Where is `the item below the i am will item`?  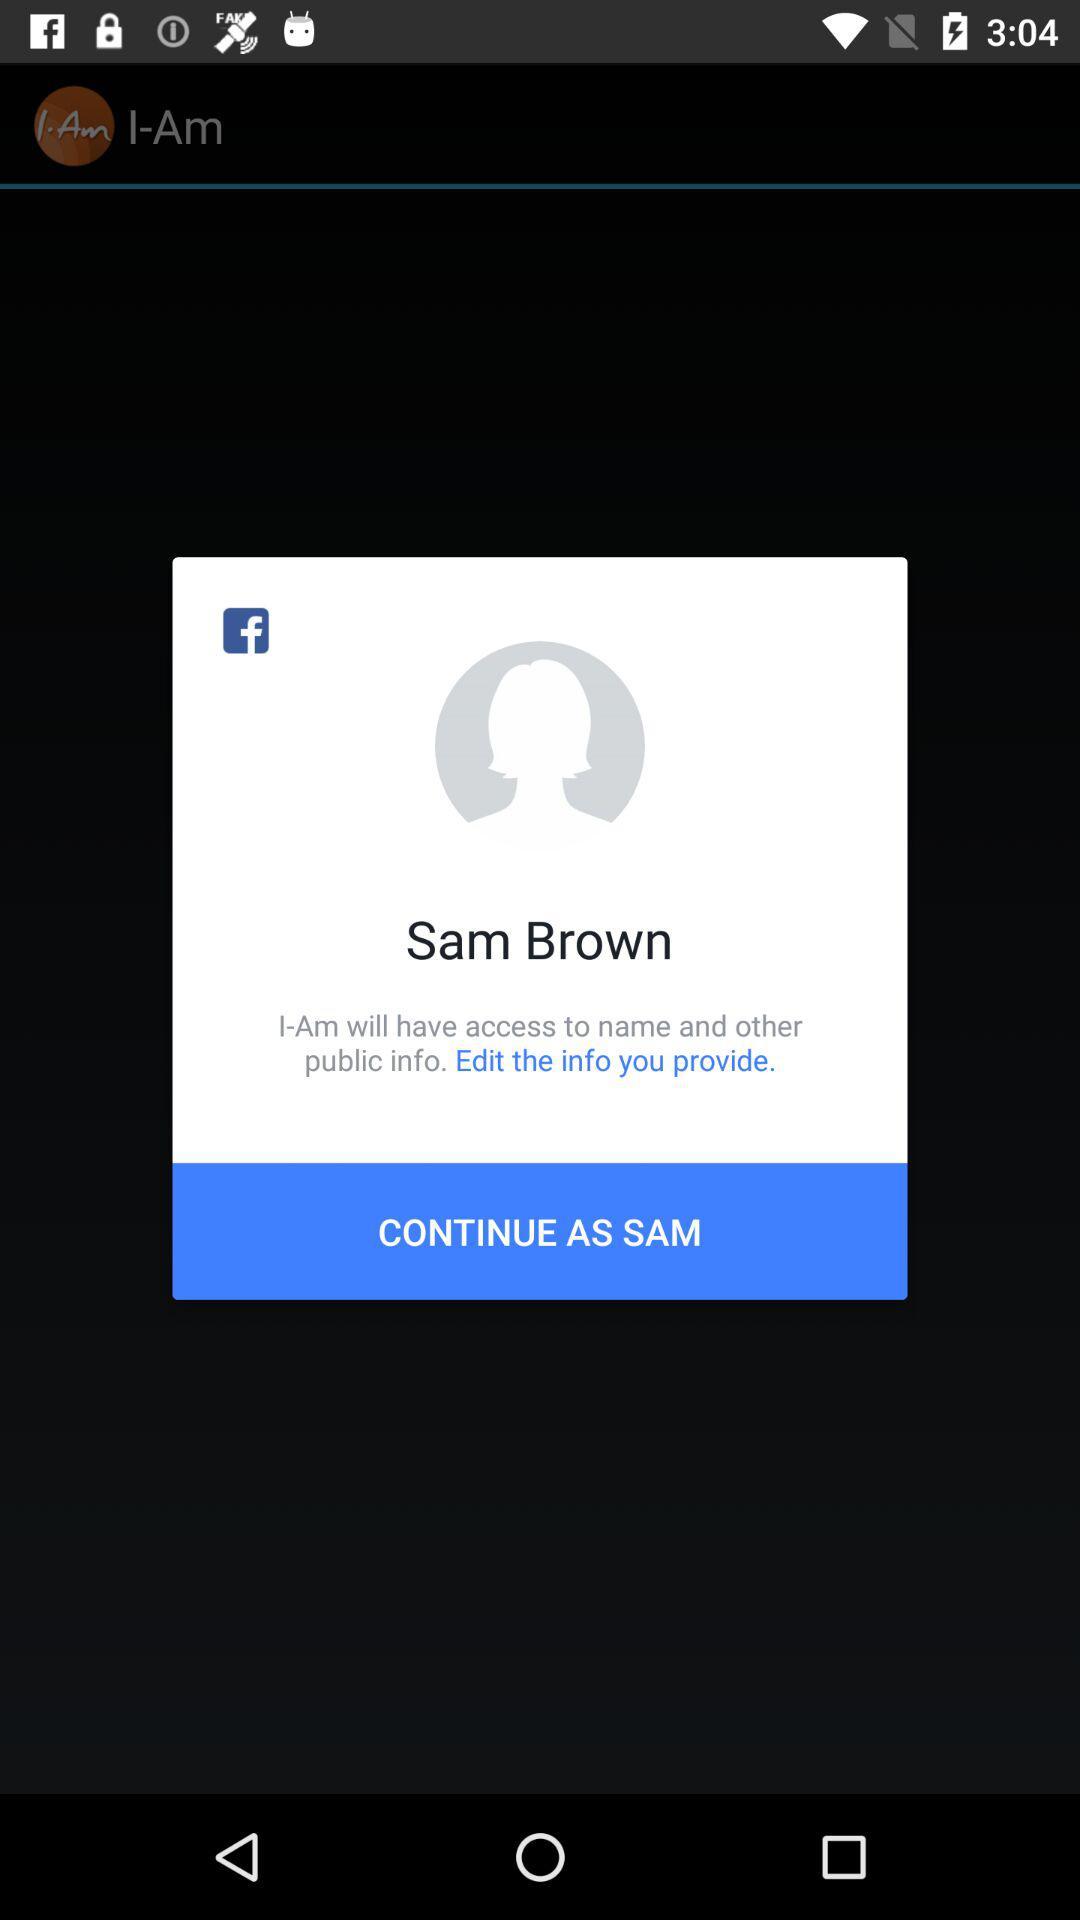 the item below the i am will item is located at coordinates (540, 1230).